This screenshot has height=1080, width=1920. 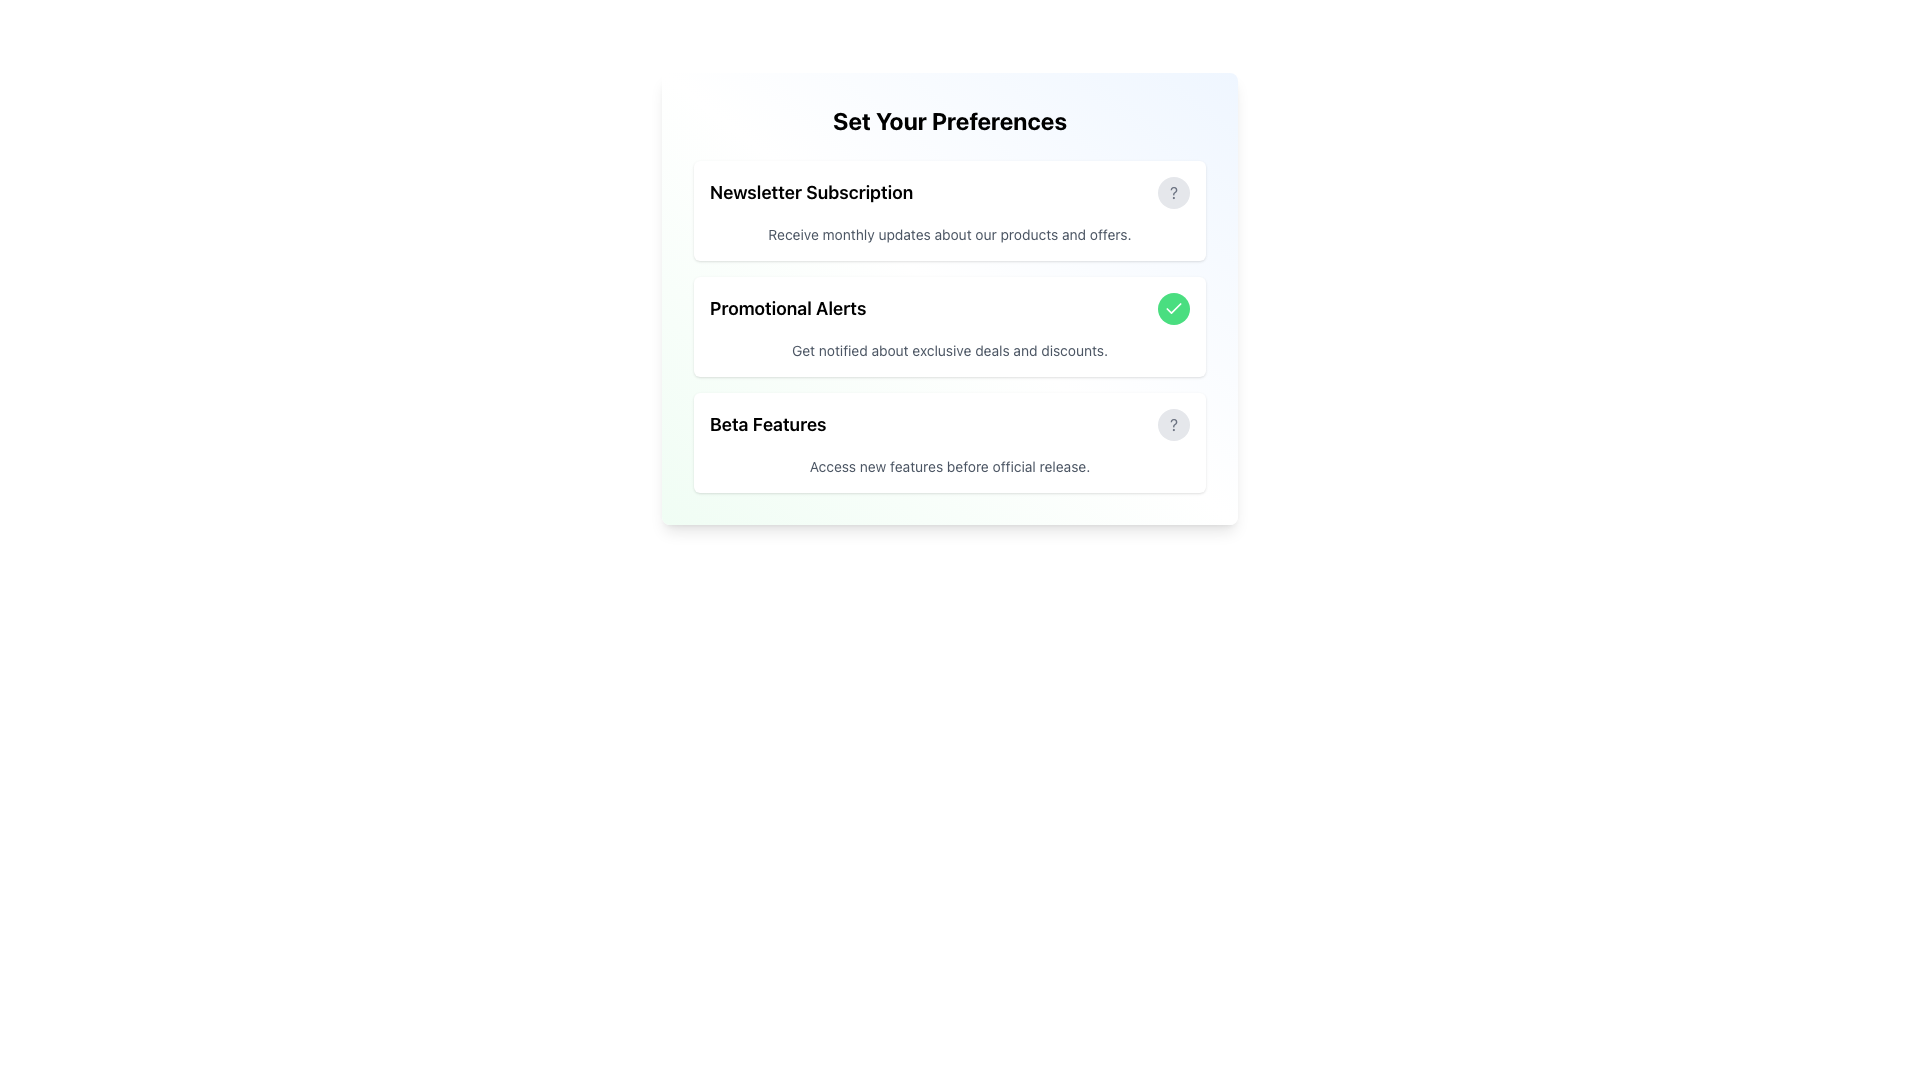 I want to click on descriptive text element located under the 'Beta Features' title, which provides supplementary information about the feature, so click(x=949, y=466).